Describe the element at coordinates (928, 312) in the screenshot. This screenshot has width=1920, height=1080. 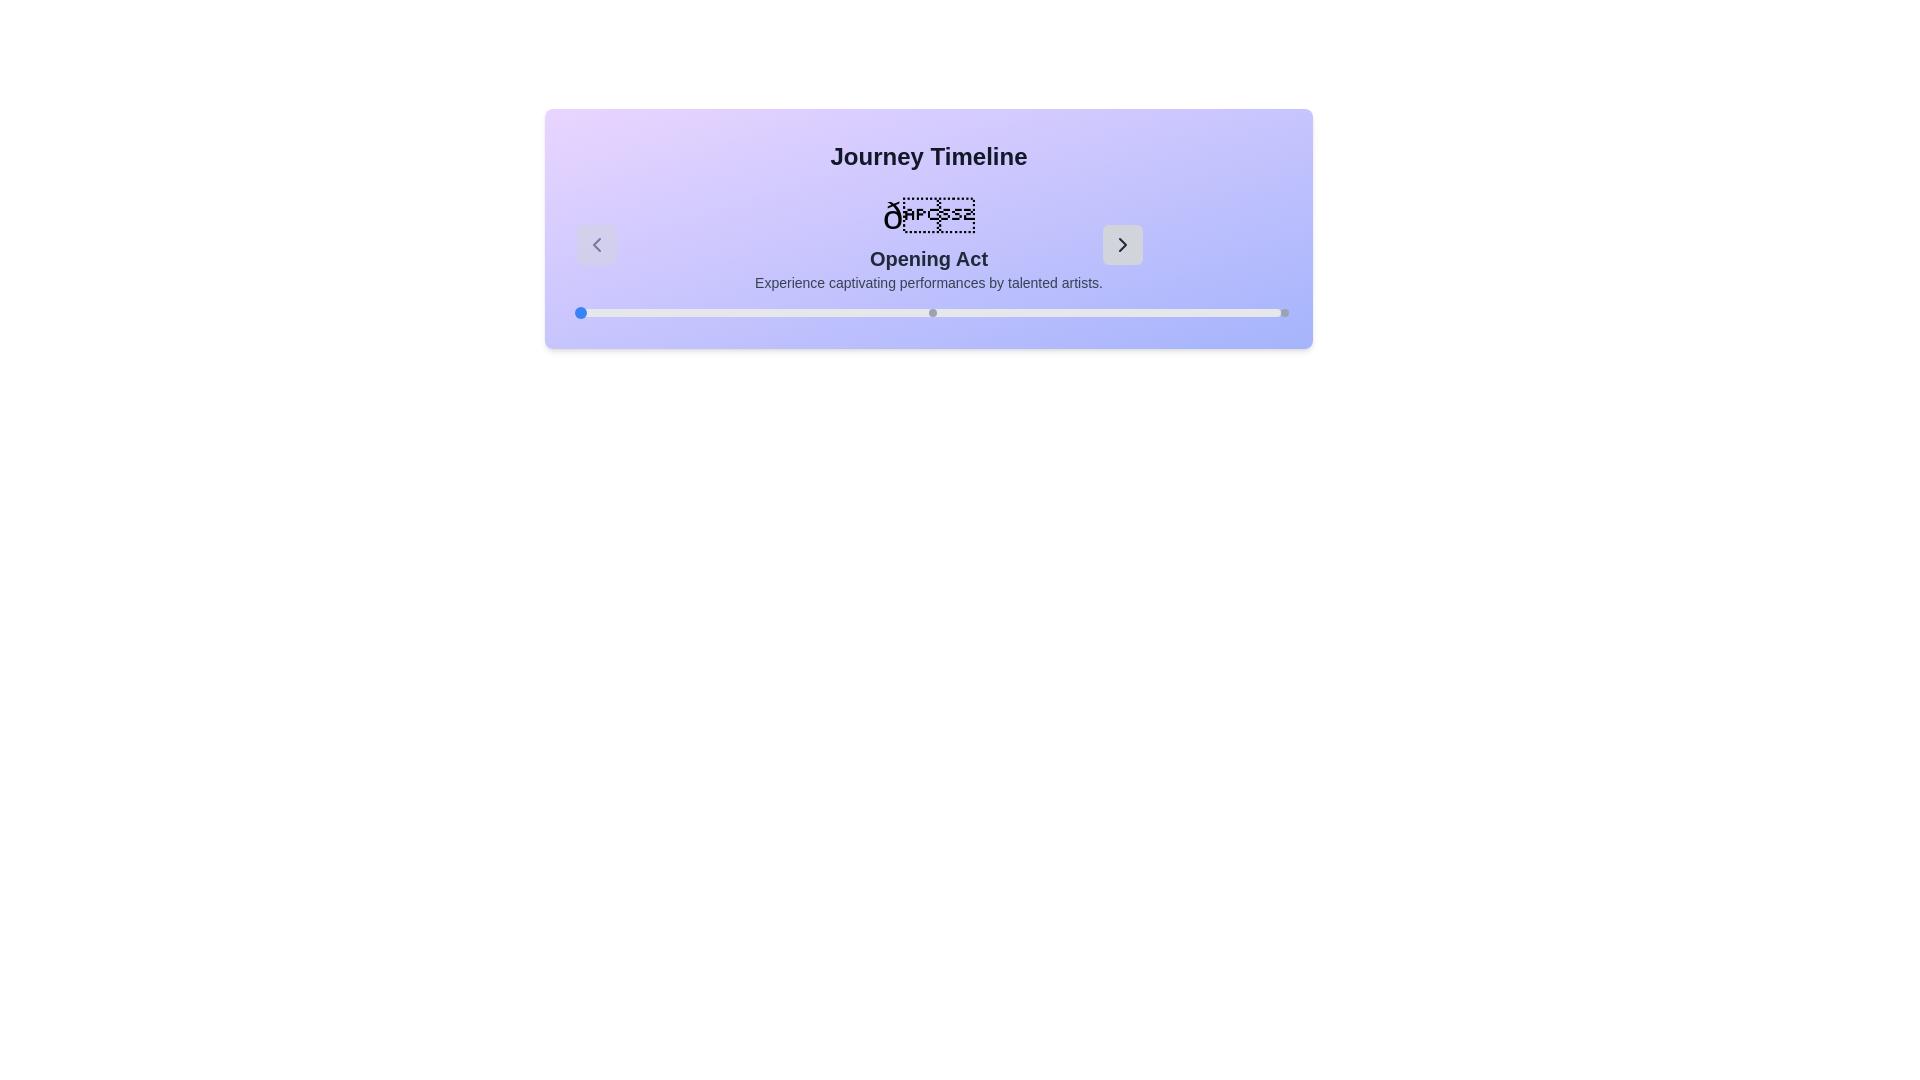
I see `the circular indicators within the progress indicator bar located at the bottom section of the 'Journey Timeline' card, just below the text 'Experience captivating performances by talented artists.'` at that location.